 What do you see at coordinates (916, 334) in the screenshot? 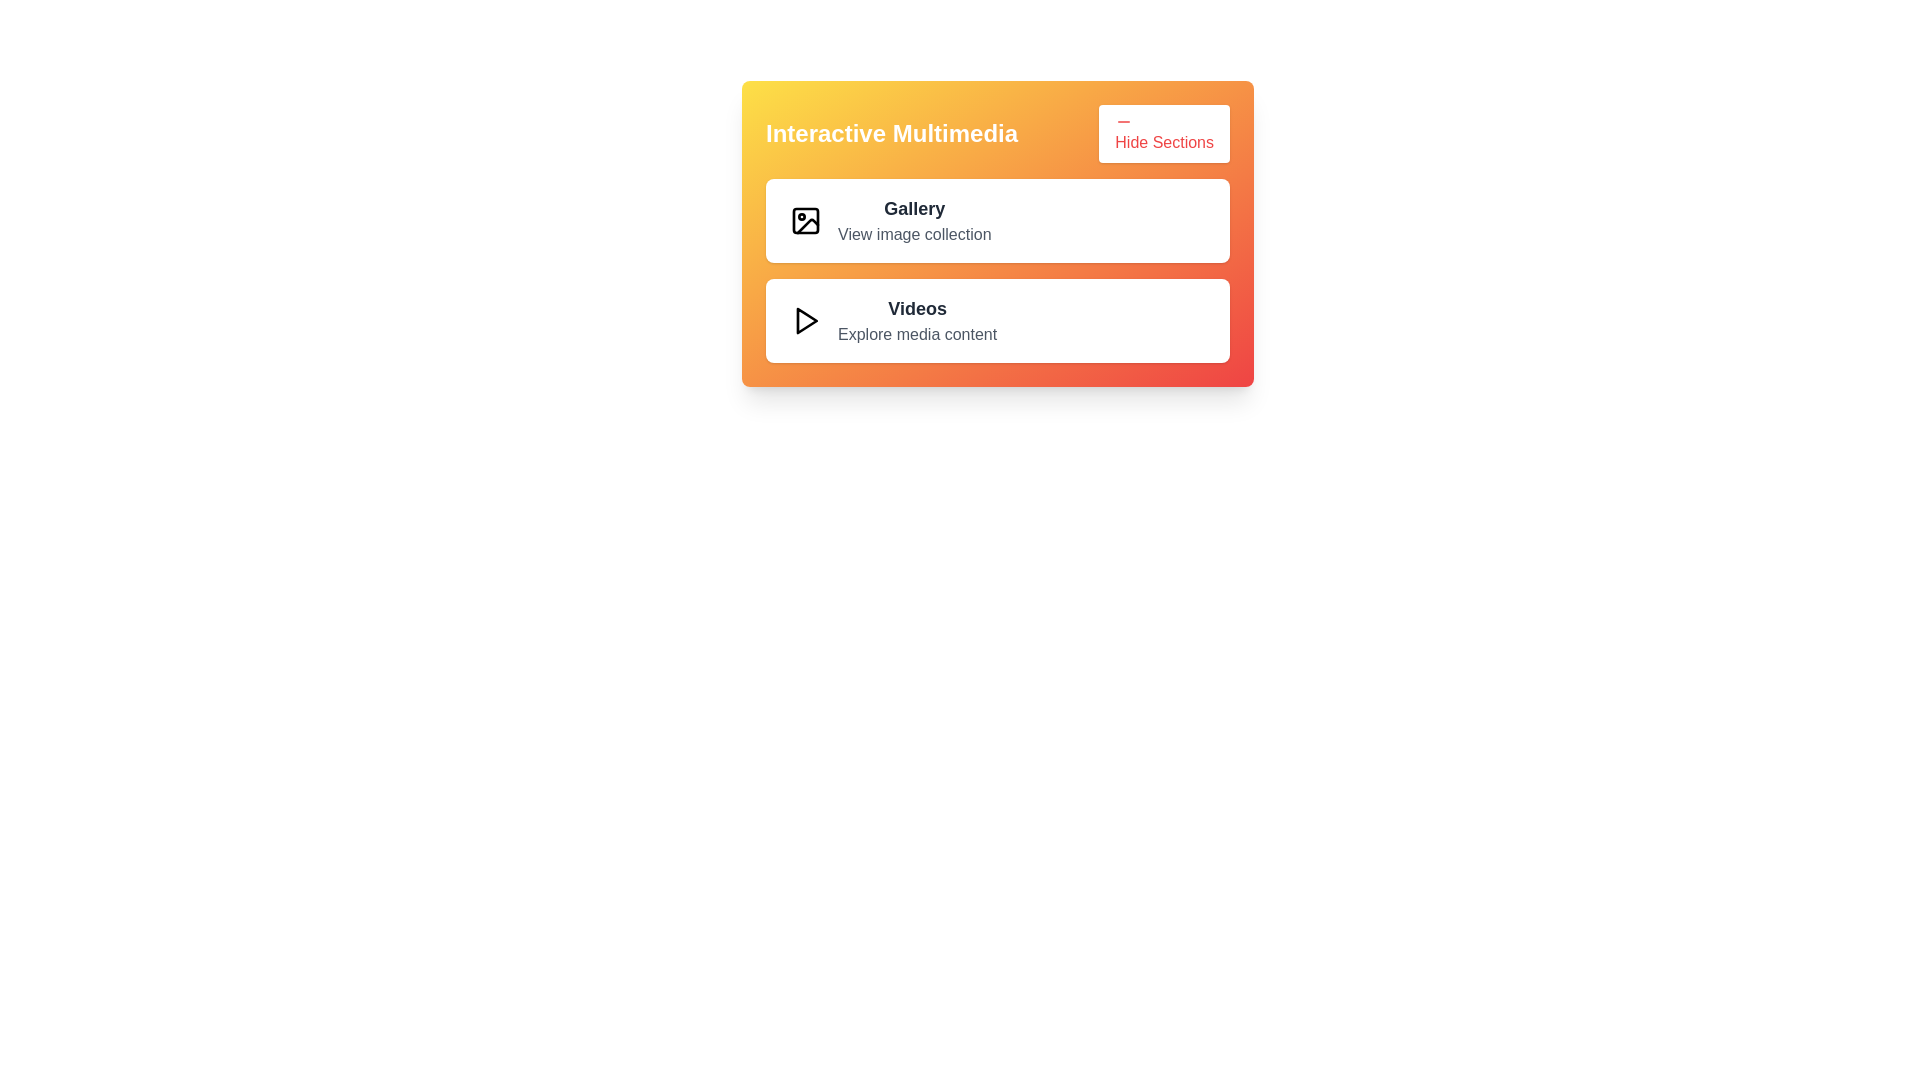
I see `text label displaying 'Explore media content' positioned underneath the bold title 'Videos' in the middle-right section of the interface` at bounding box center [916, 334].